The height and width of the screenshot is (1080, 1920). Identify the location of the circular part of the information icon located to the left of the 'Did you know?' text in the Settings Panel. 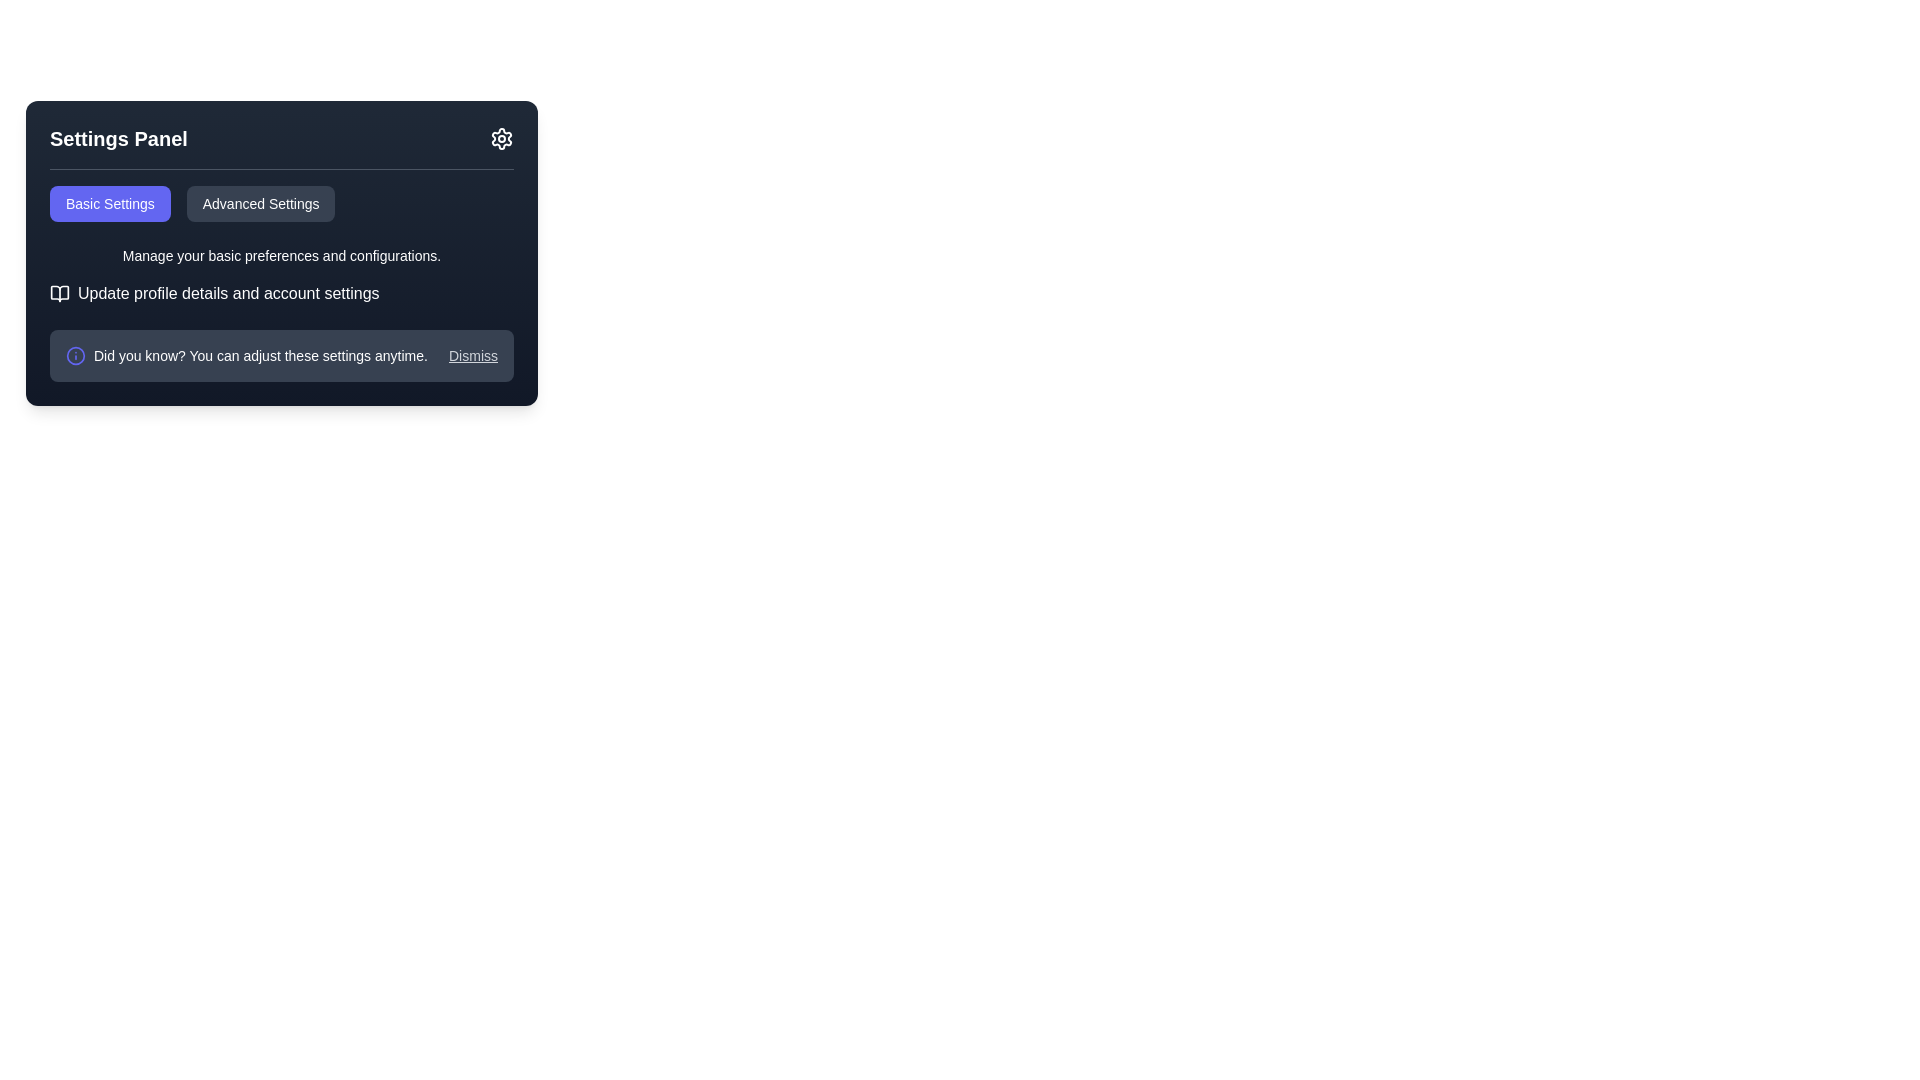
(76, 354).